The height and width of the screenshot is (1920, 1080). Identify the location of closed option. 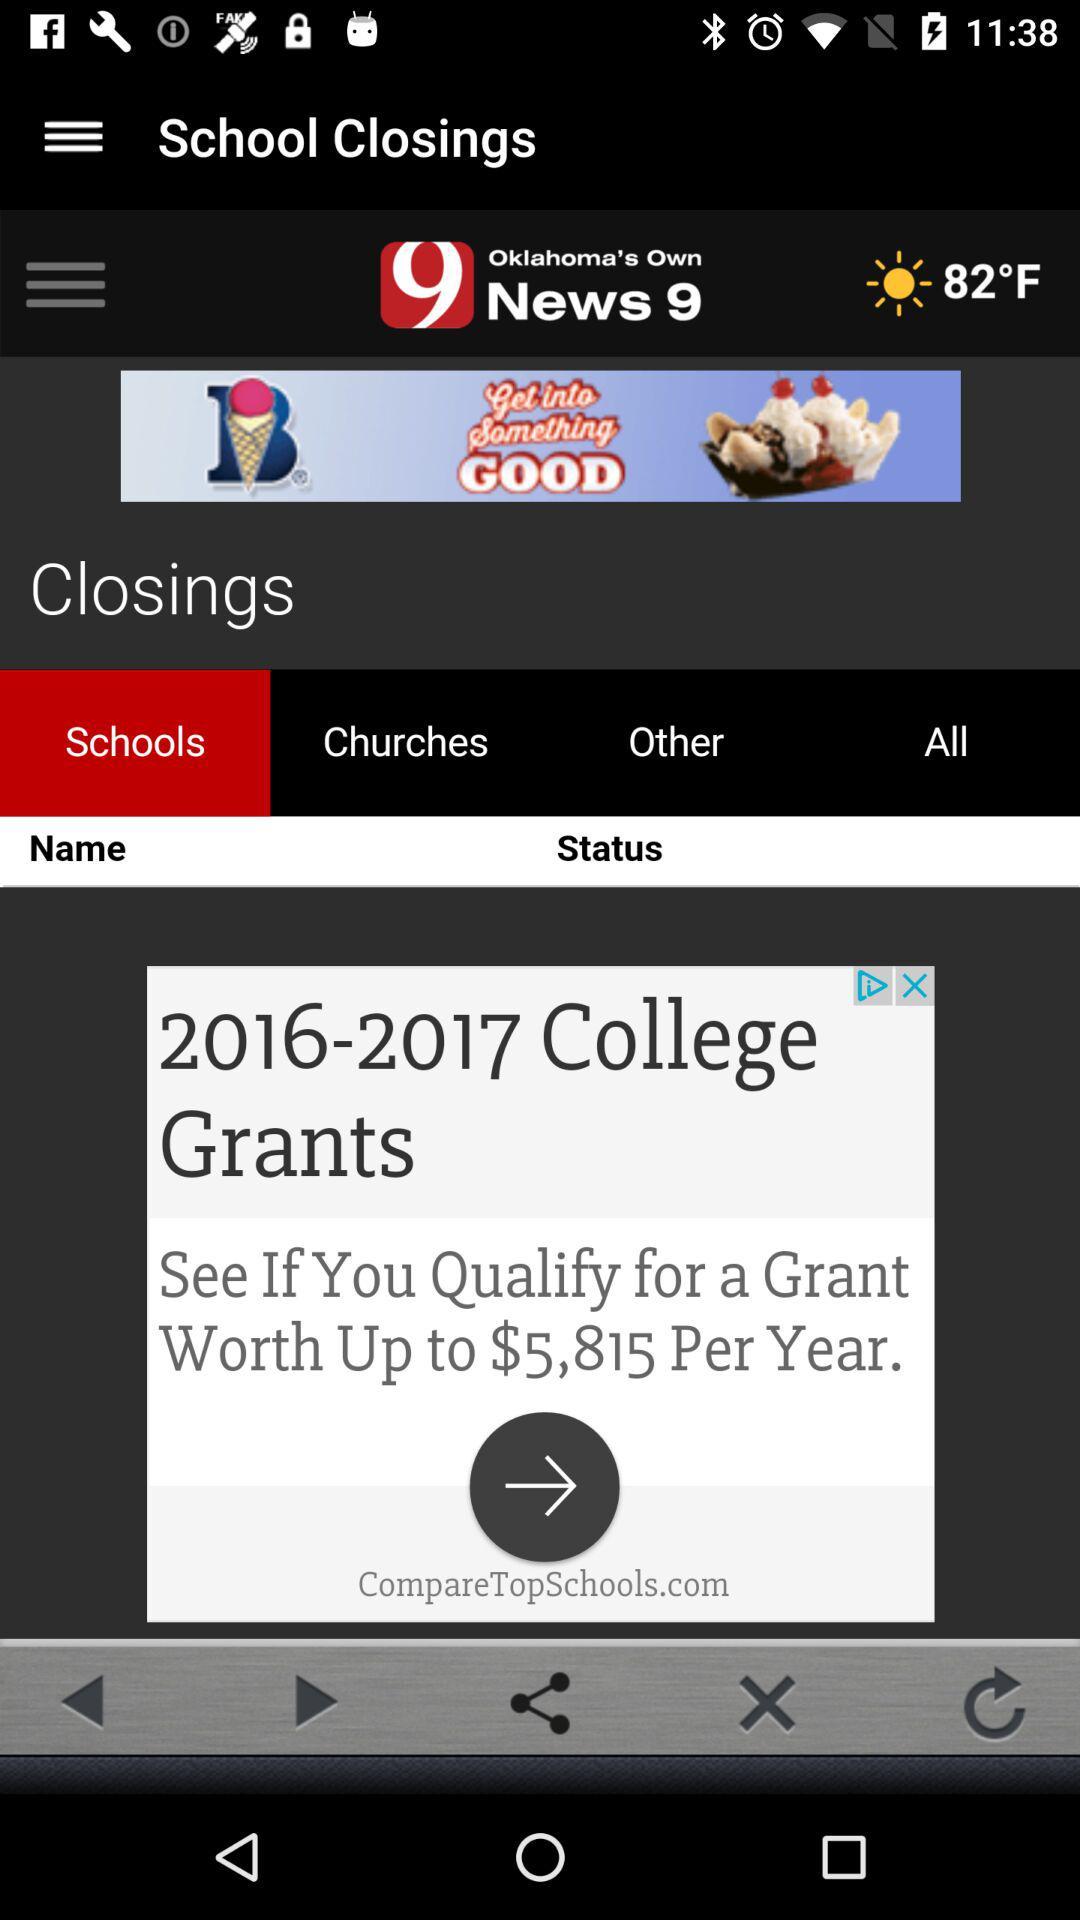
(766, 1702).